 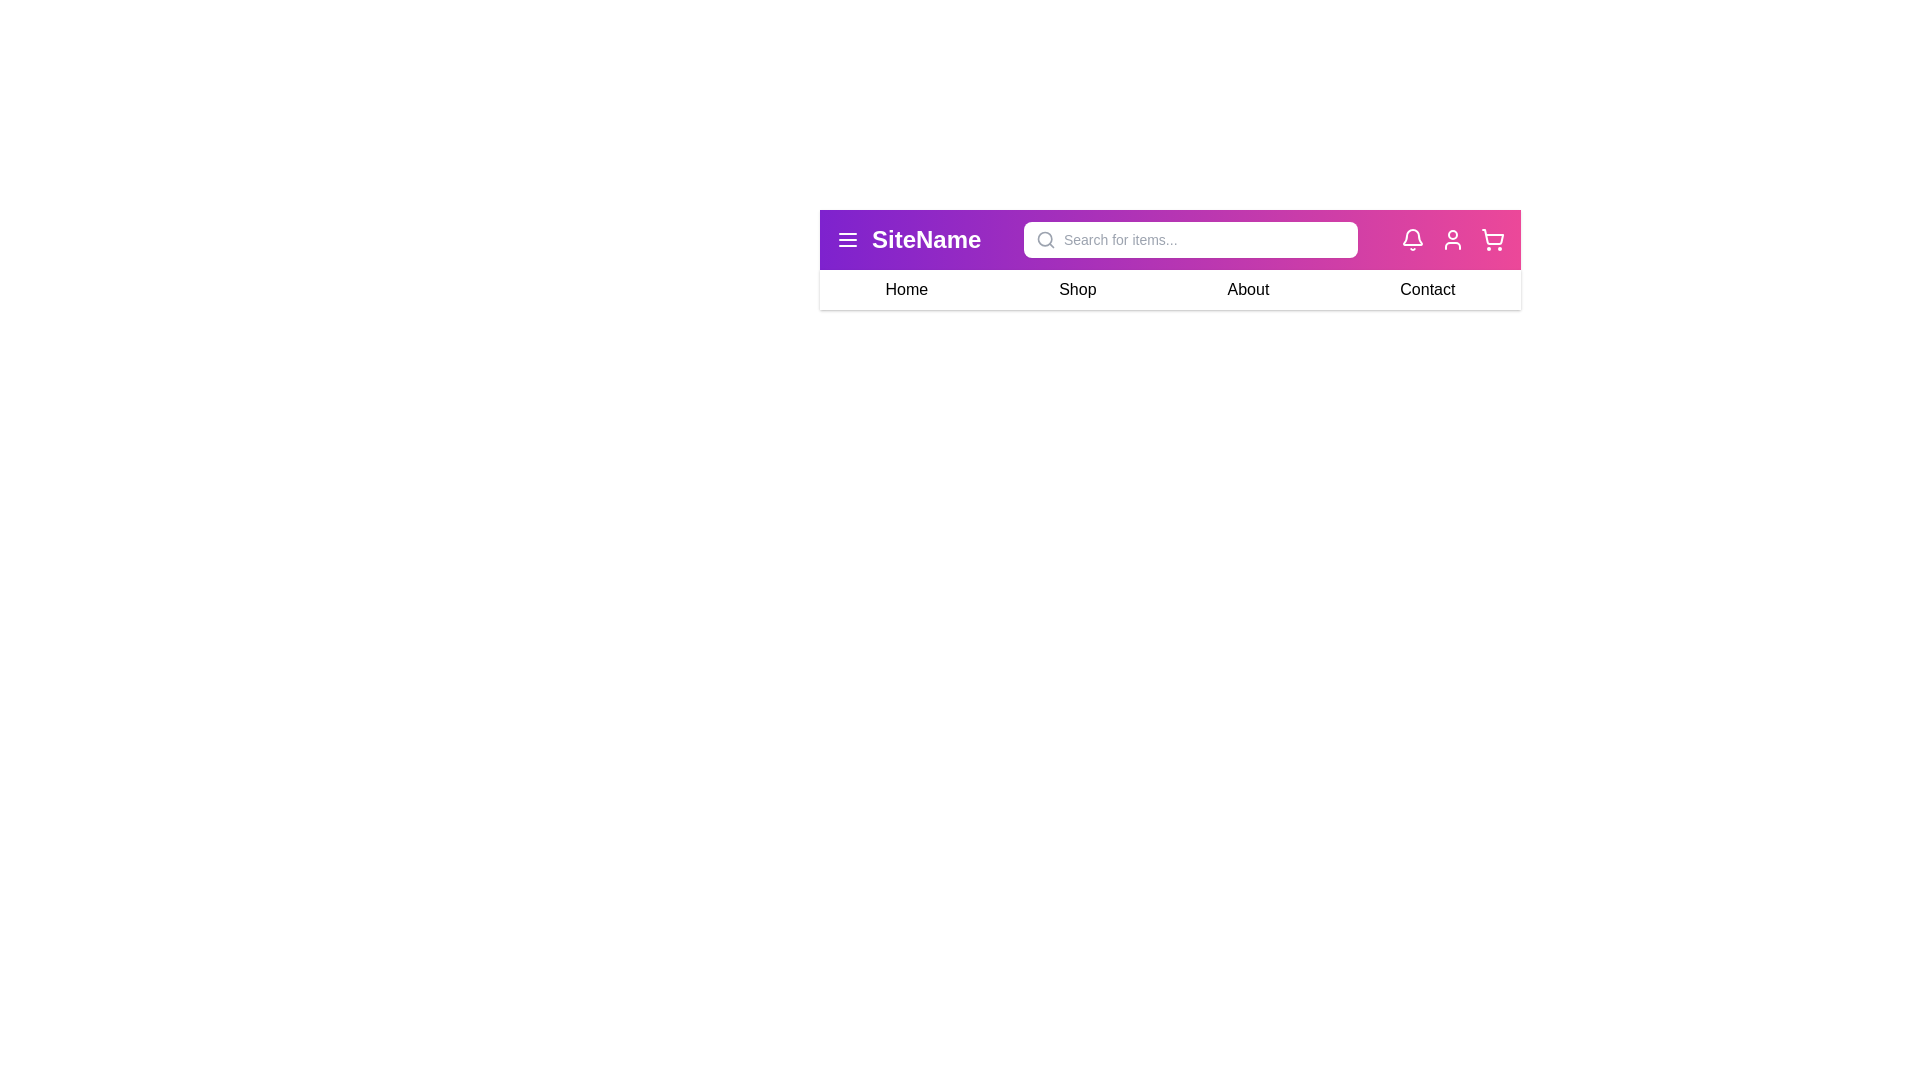 I want to click on the user profile icon, so click(x=1453, y=238).